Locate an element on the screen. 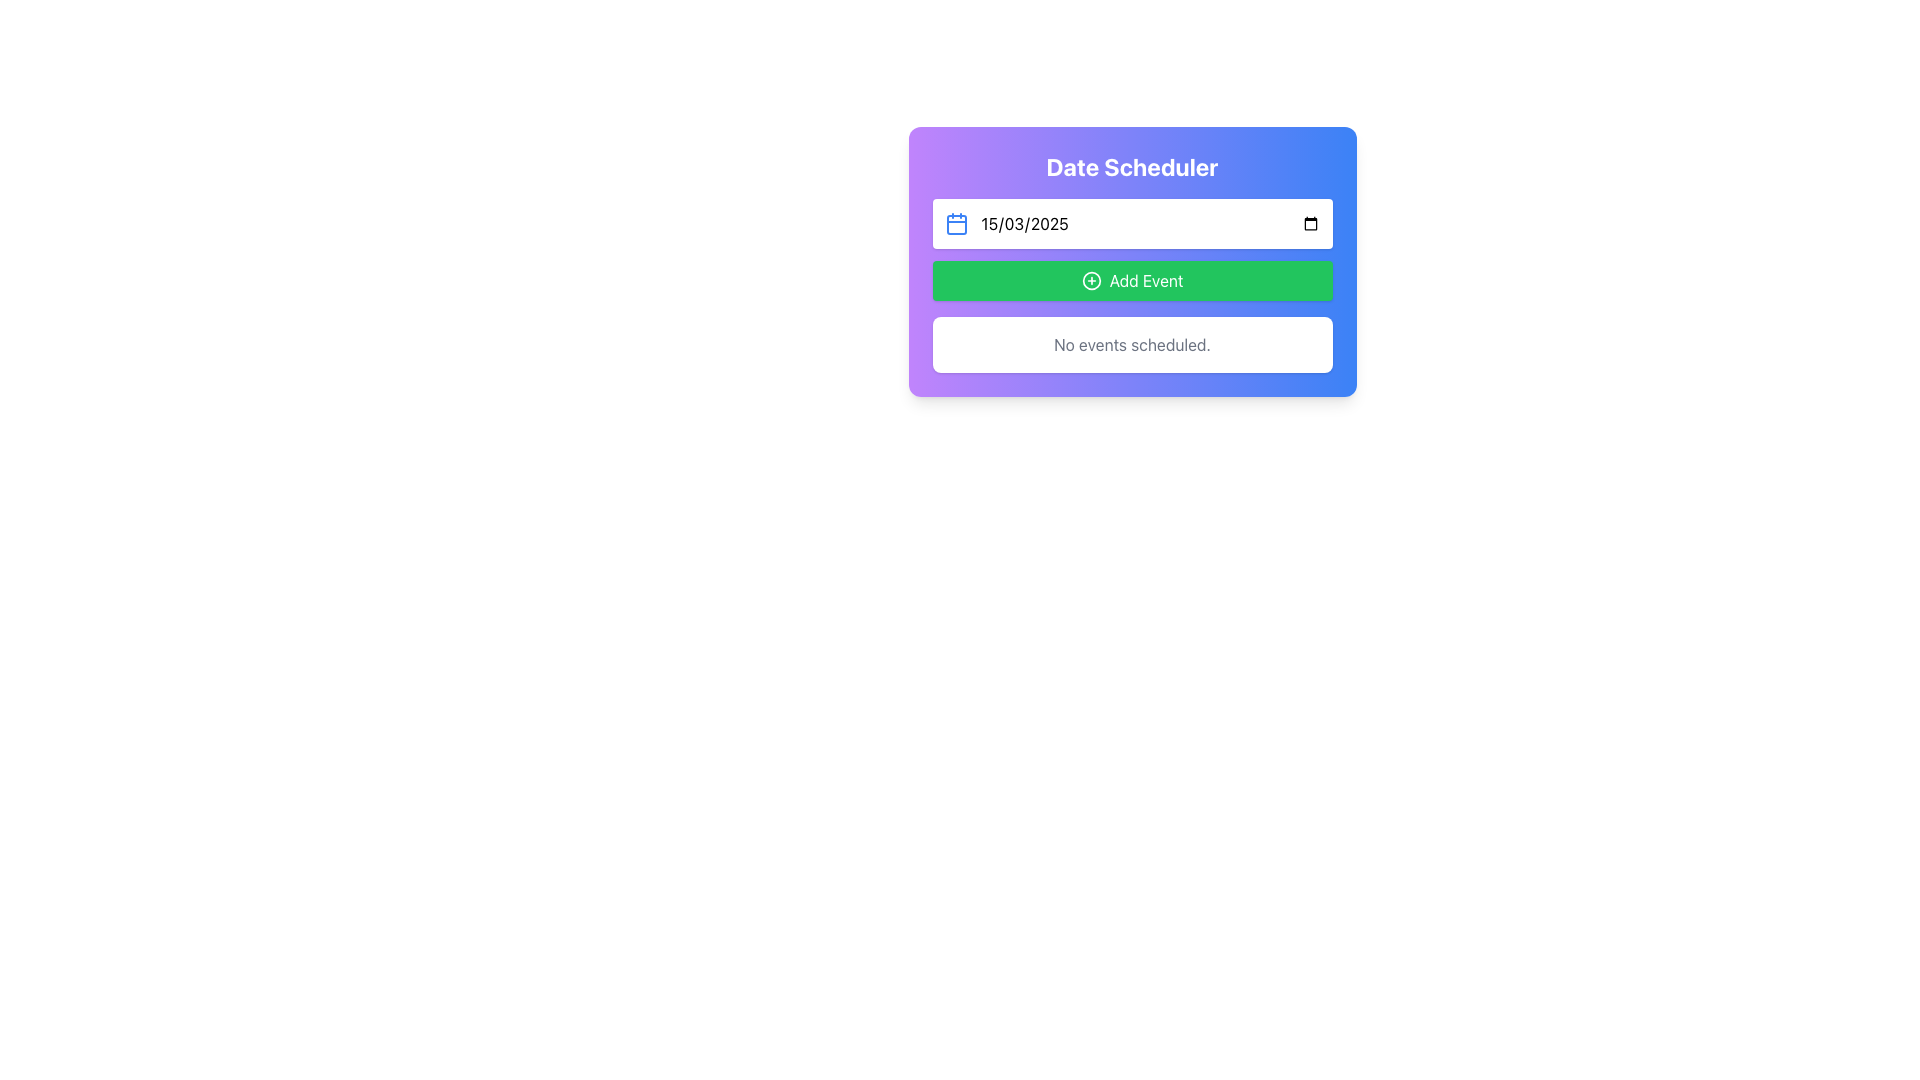 The height and width of the screenshot is (1080, 1920). the blue calendar icon with rounded corners located to the left of the date input field is located at coordinates (955, 223).